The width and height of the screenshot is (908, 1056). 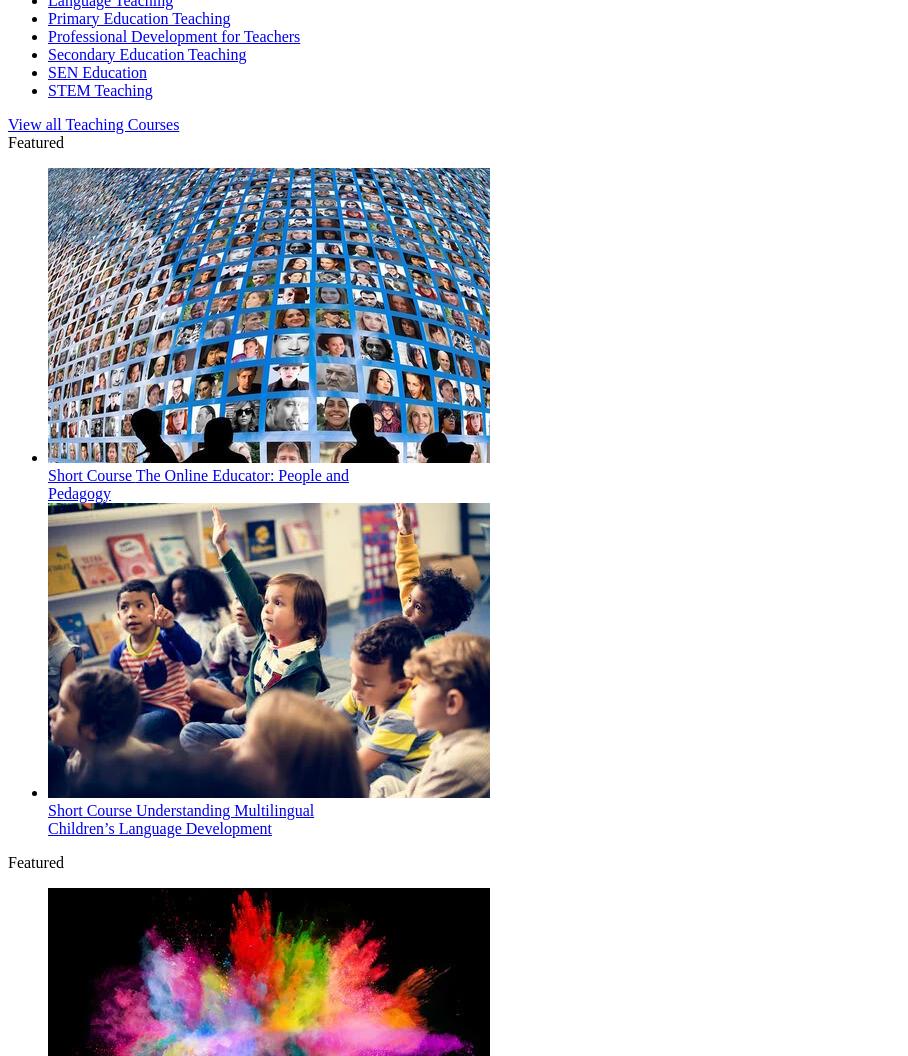 I want to click on 'Primary Education Teaching', so click(x=139, y=17).